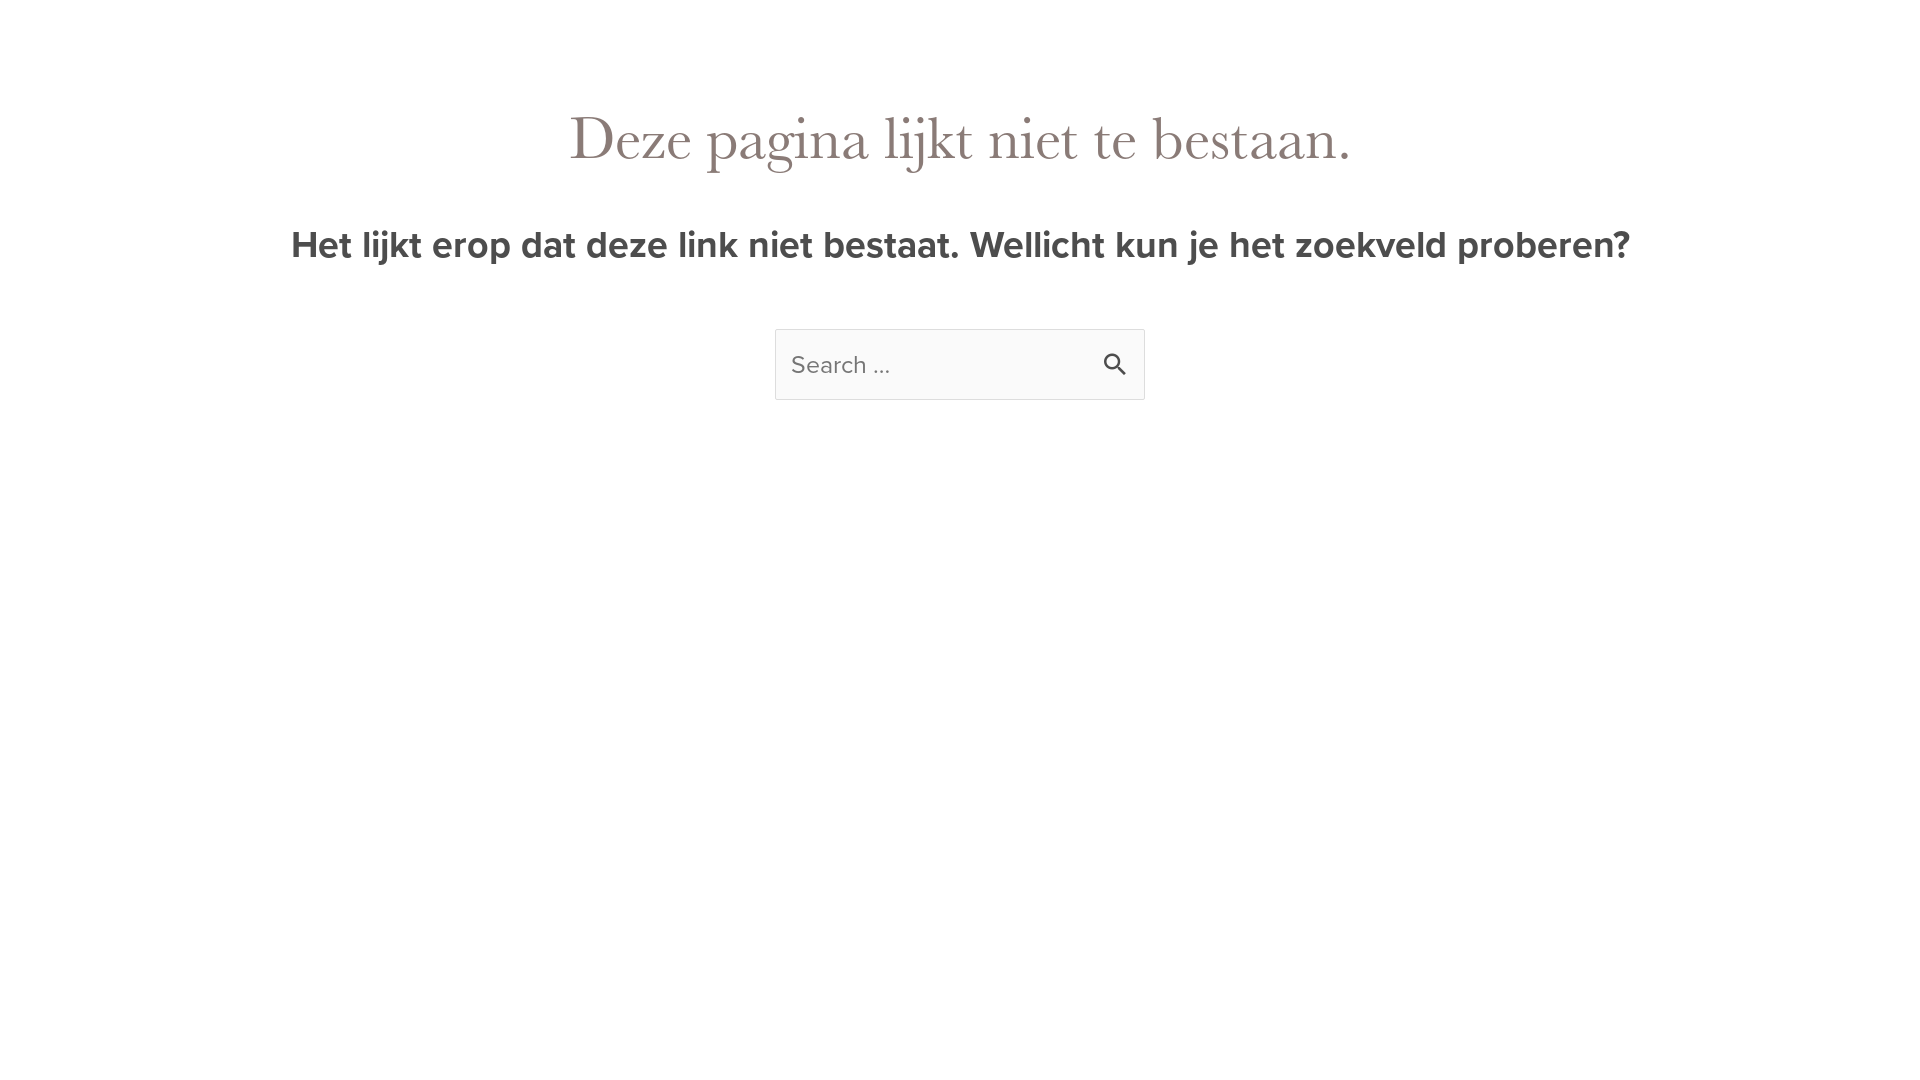  What do you see at coordinates (1122, 353) in the screenshot?
I see `'Zoeken'` at bounding box center [1122, 353].